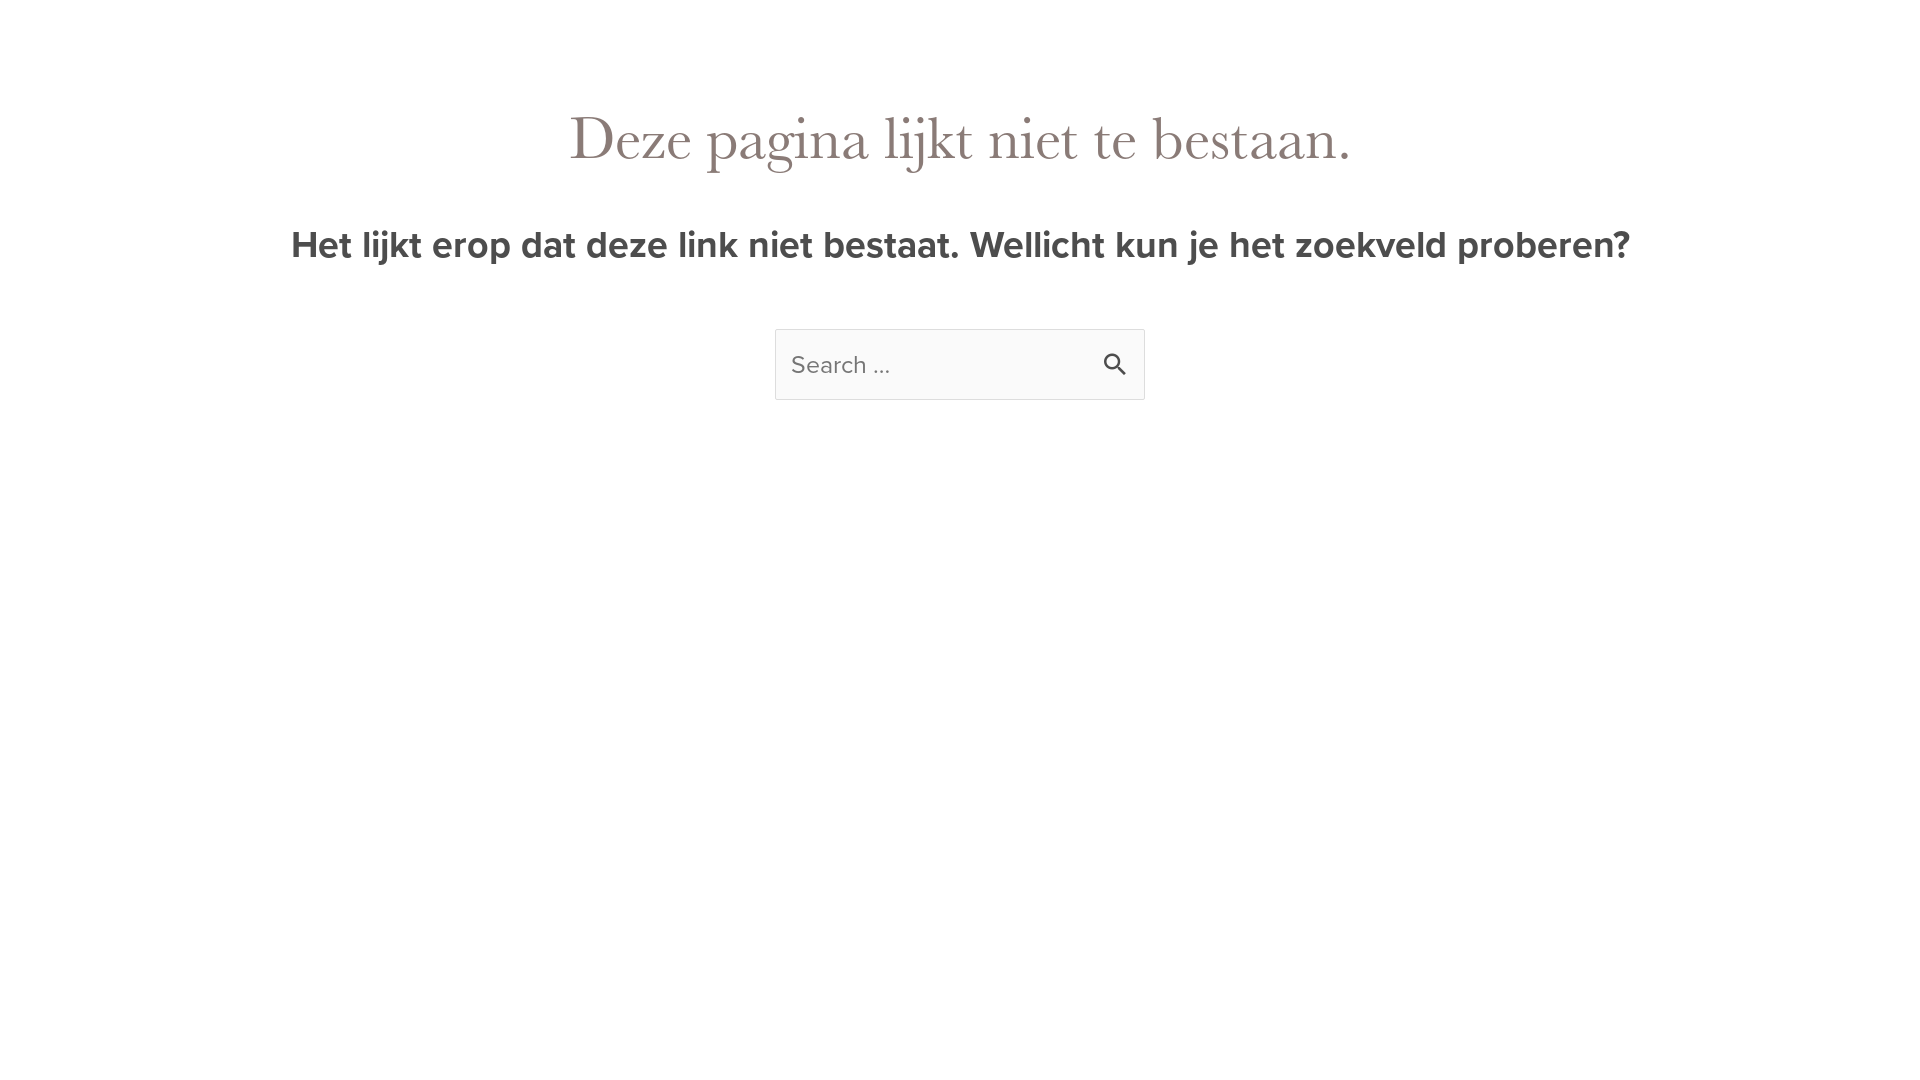  What do you see at coordinates (1122, 353) in the screenshot?
I see `'Zoeken'` at bounding box center [1122, 353].